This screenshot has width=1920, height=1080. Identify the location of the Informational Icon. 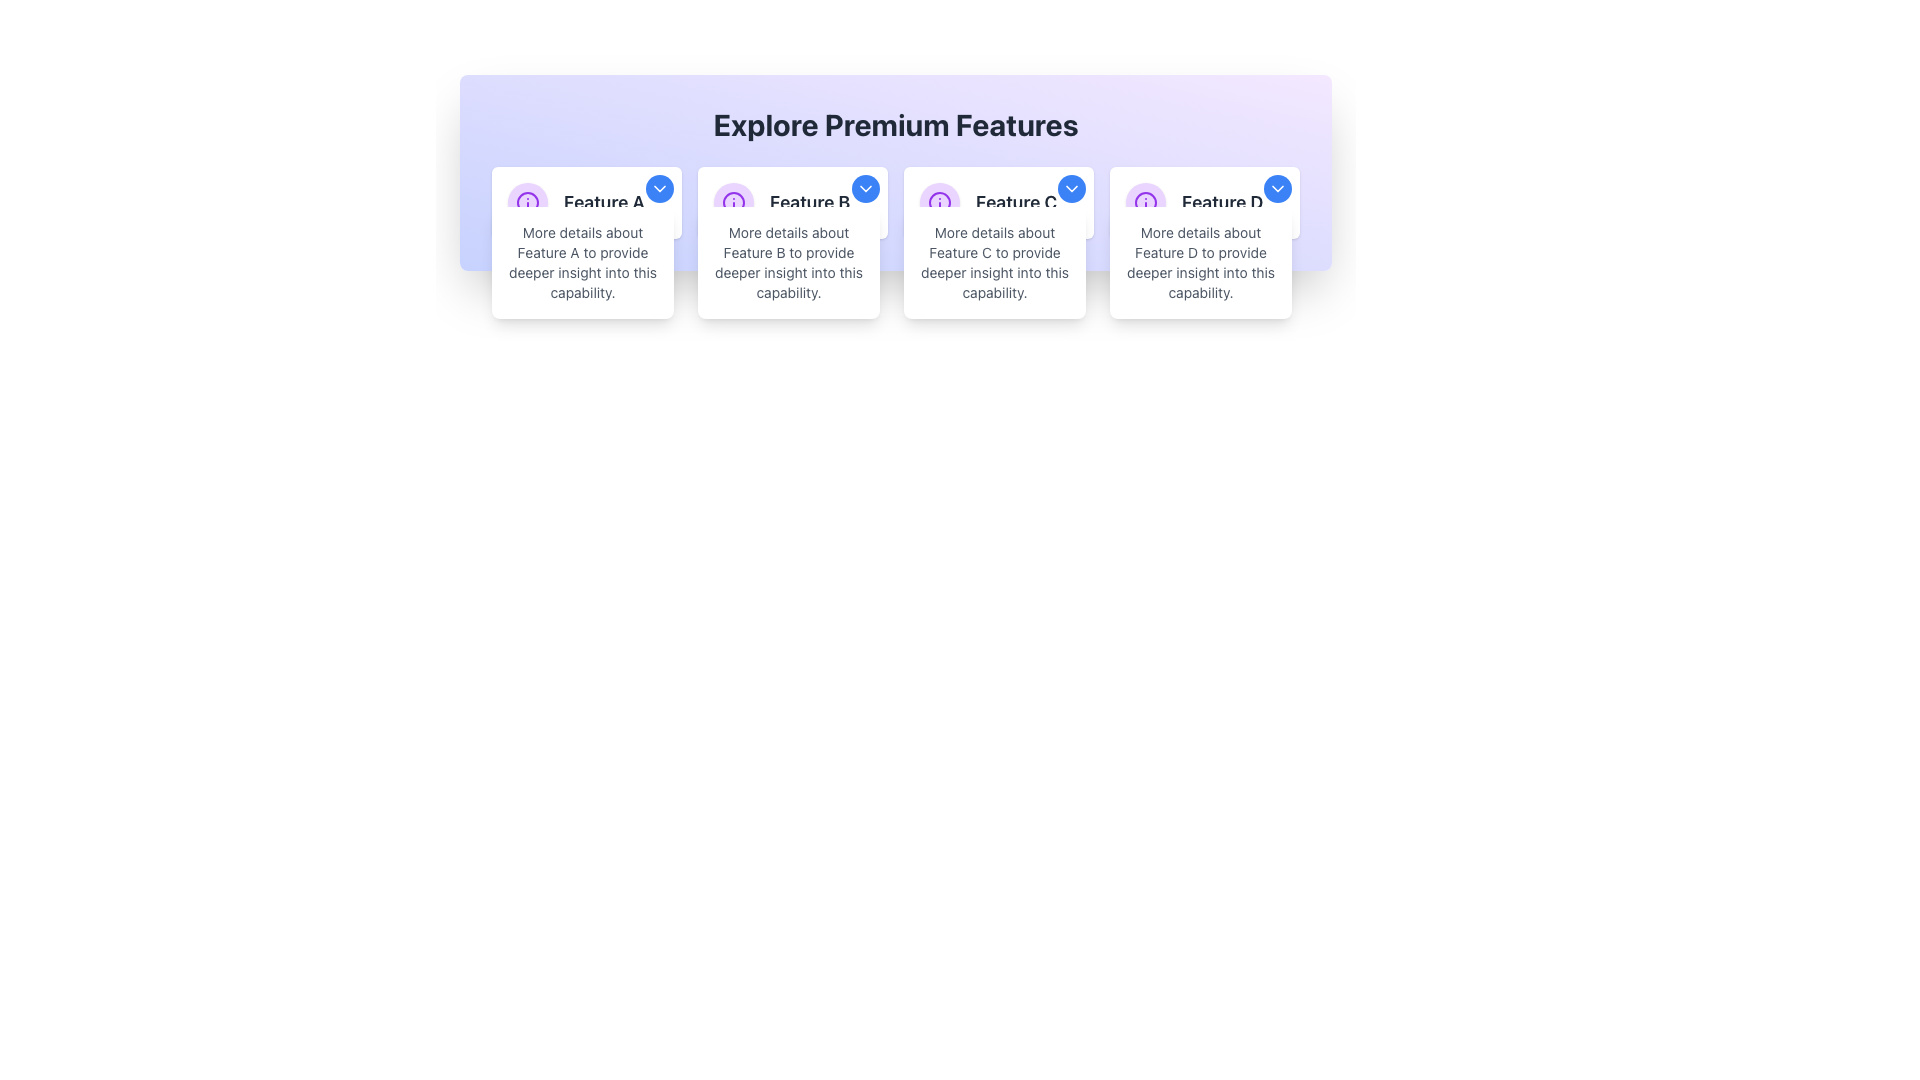
(1146, 203).